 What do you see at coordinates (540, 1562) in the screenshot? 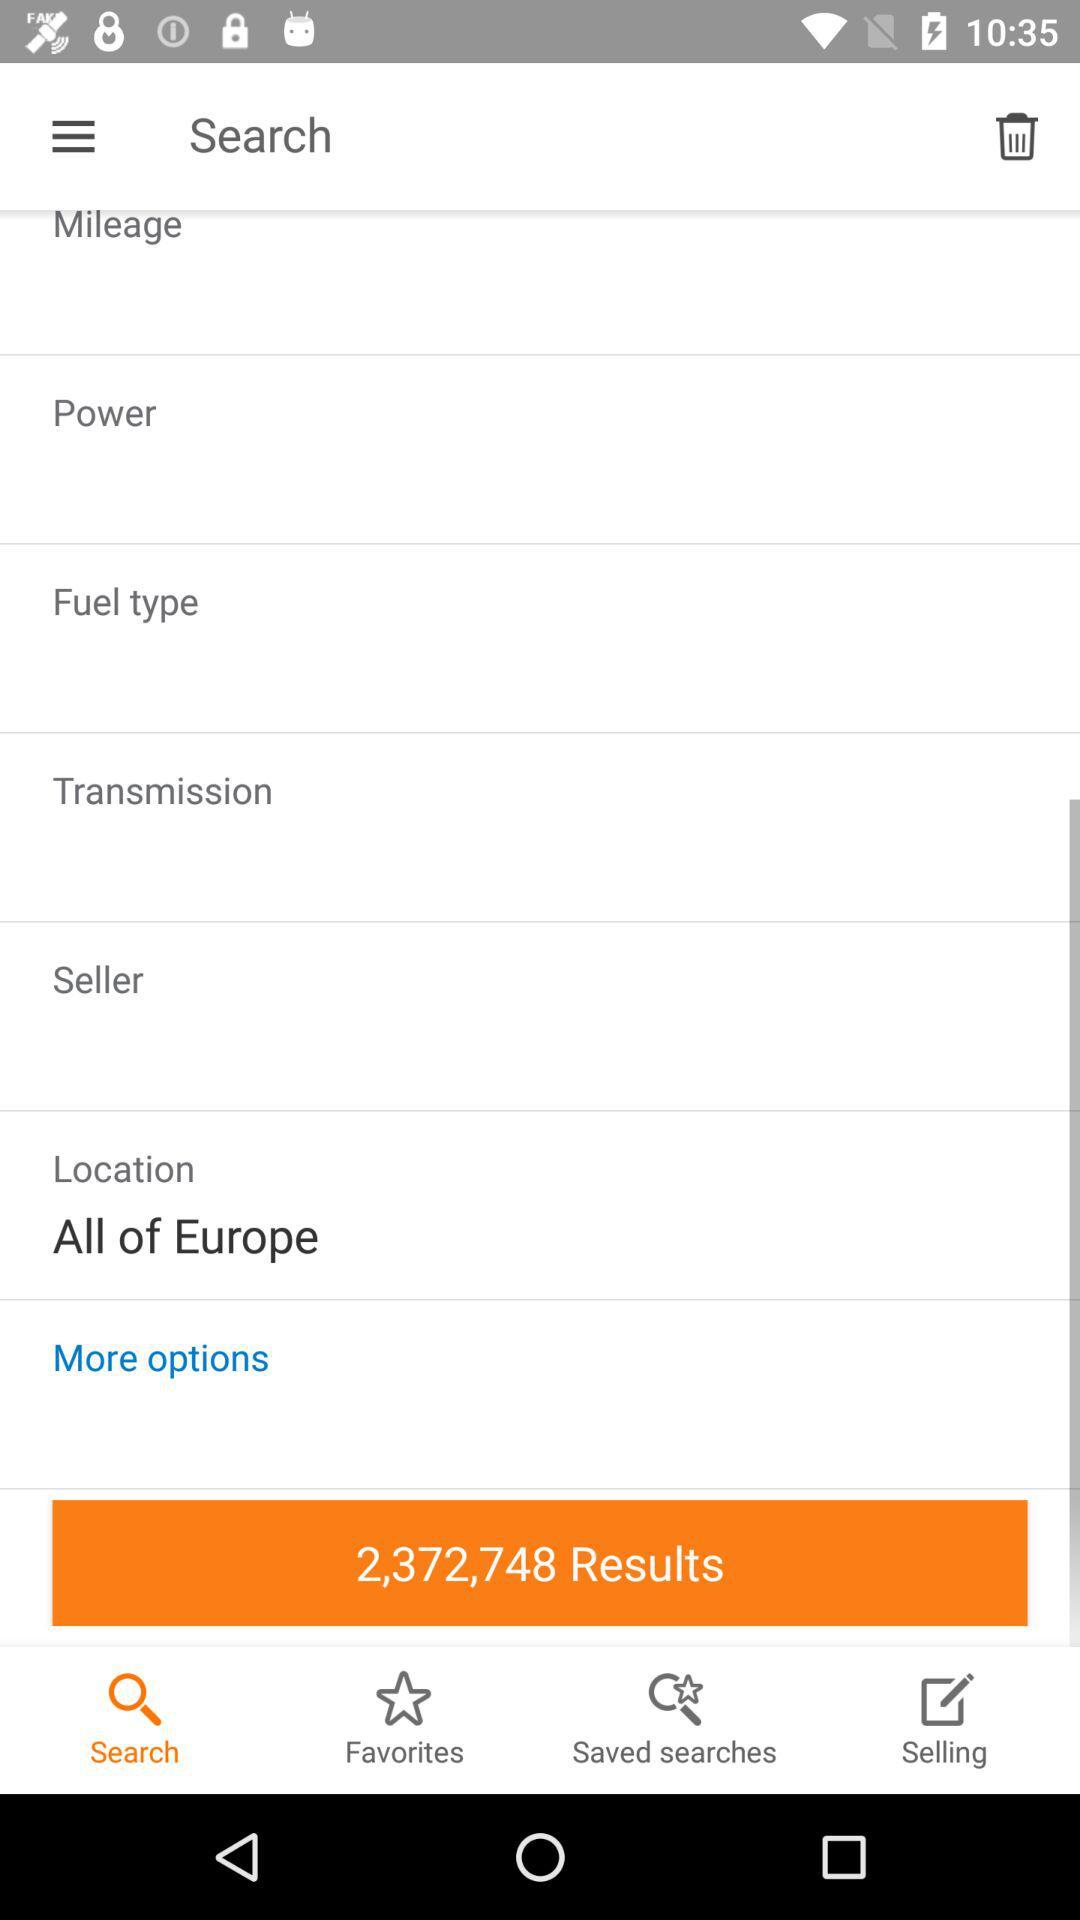
I see `2372748 results in the bottom of the screen` at bounding box center [540, 1562].